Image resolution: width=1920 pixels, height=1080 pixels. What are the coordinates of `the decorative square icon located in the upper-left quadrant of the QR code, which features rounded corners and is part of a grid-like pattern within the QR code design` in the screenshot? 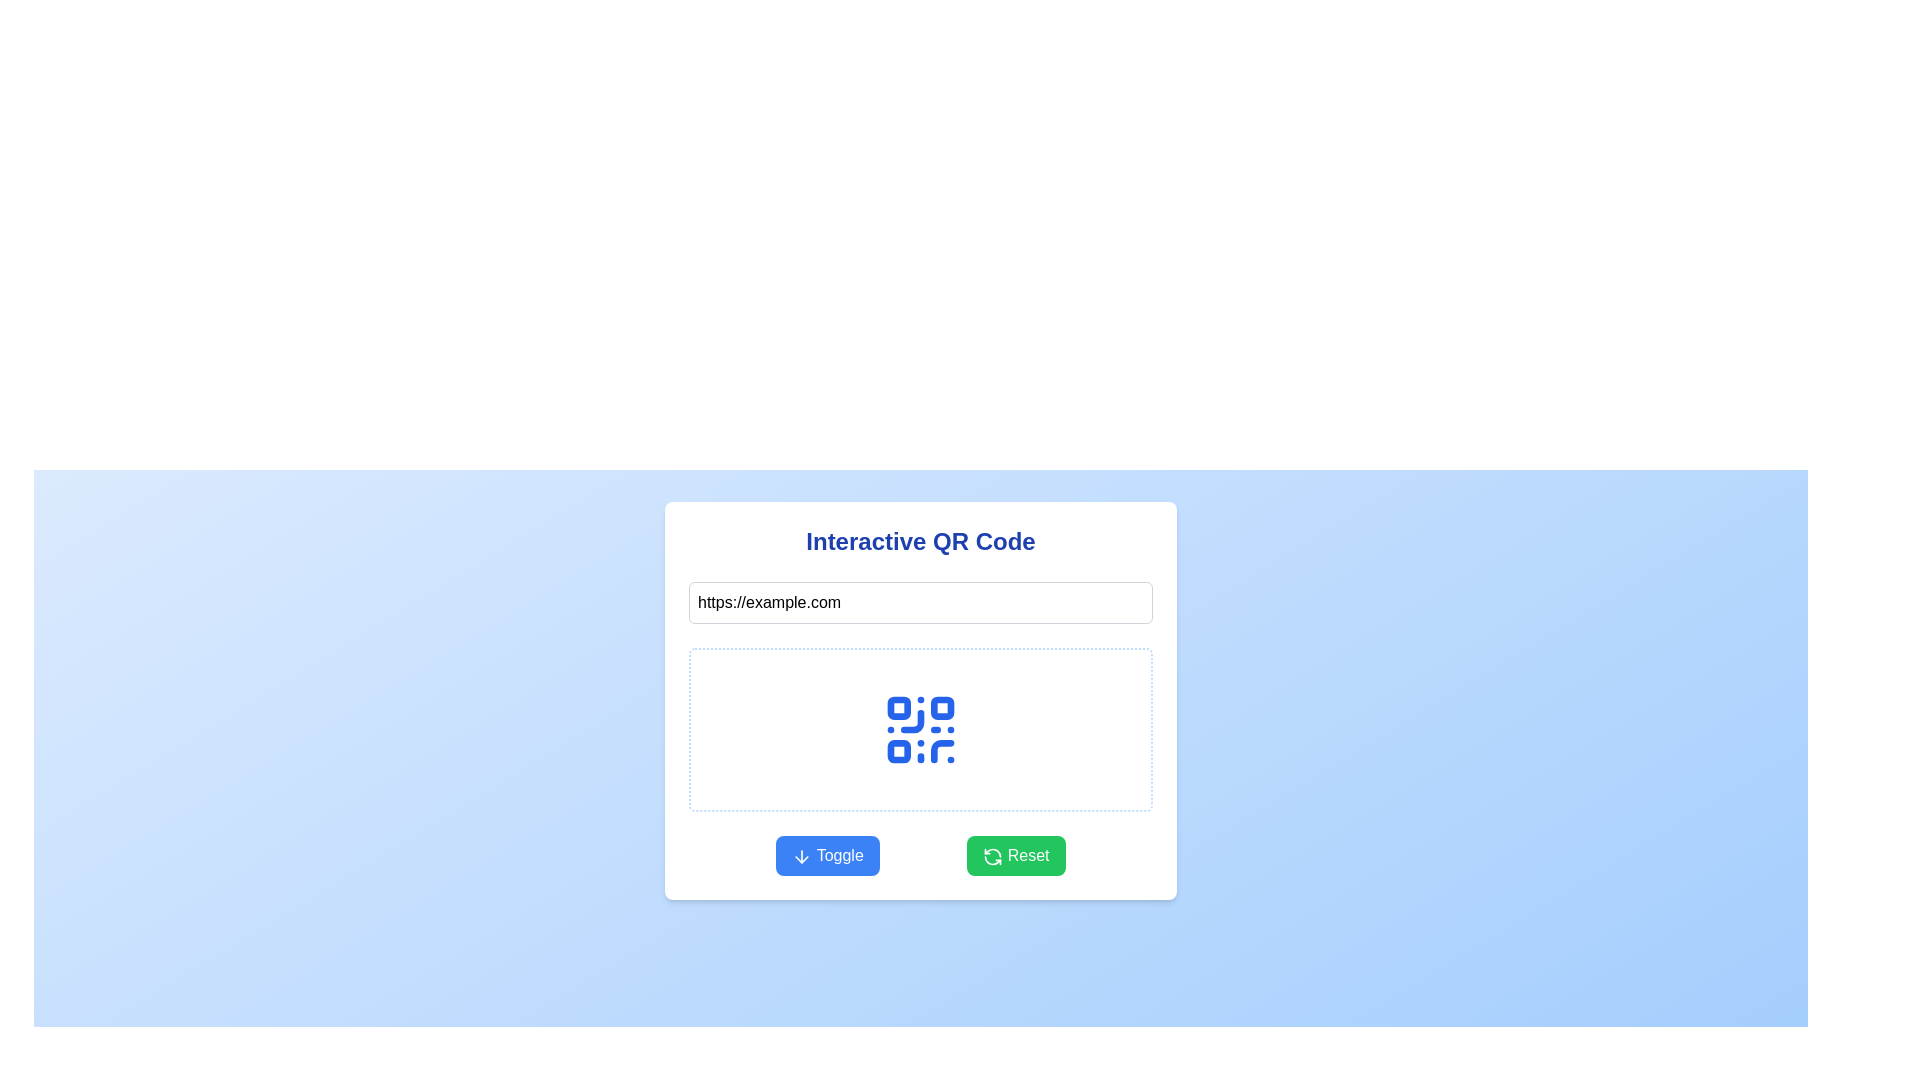 It's located at (898, 707).